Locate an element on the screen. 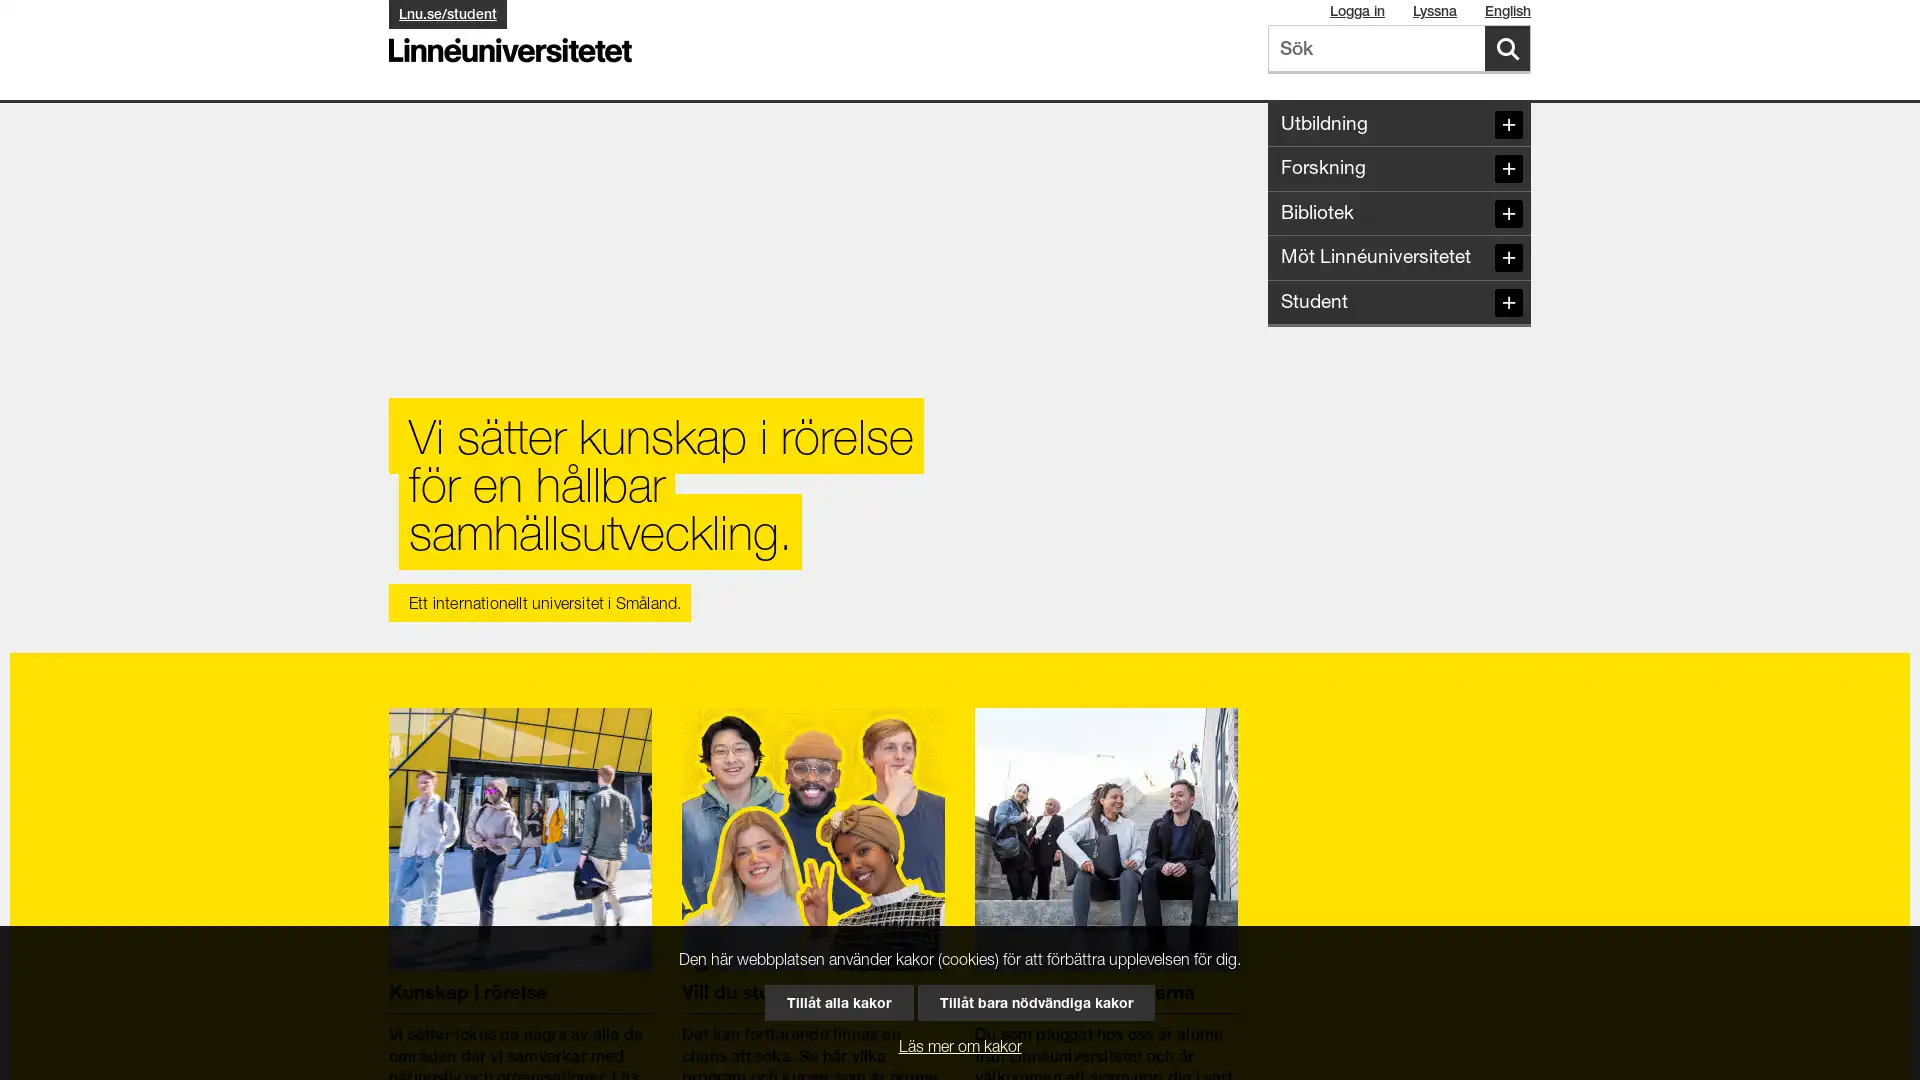 This screenshot has height=1080, width=1920. Tillat bara nodvandiga kakor is located at coordinates (1036, 1002).